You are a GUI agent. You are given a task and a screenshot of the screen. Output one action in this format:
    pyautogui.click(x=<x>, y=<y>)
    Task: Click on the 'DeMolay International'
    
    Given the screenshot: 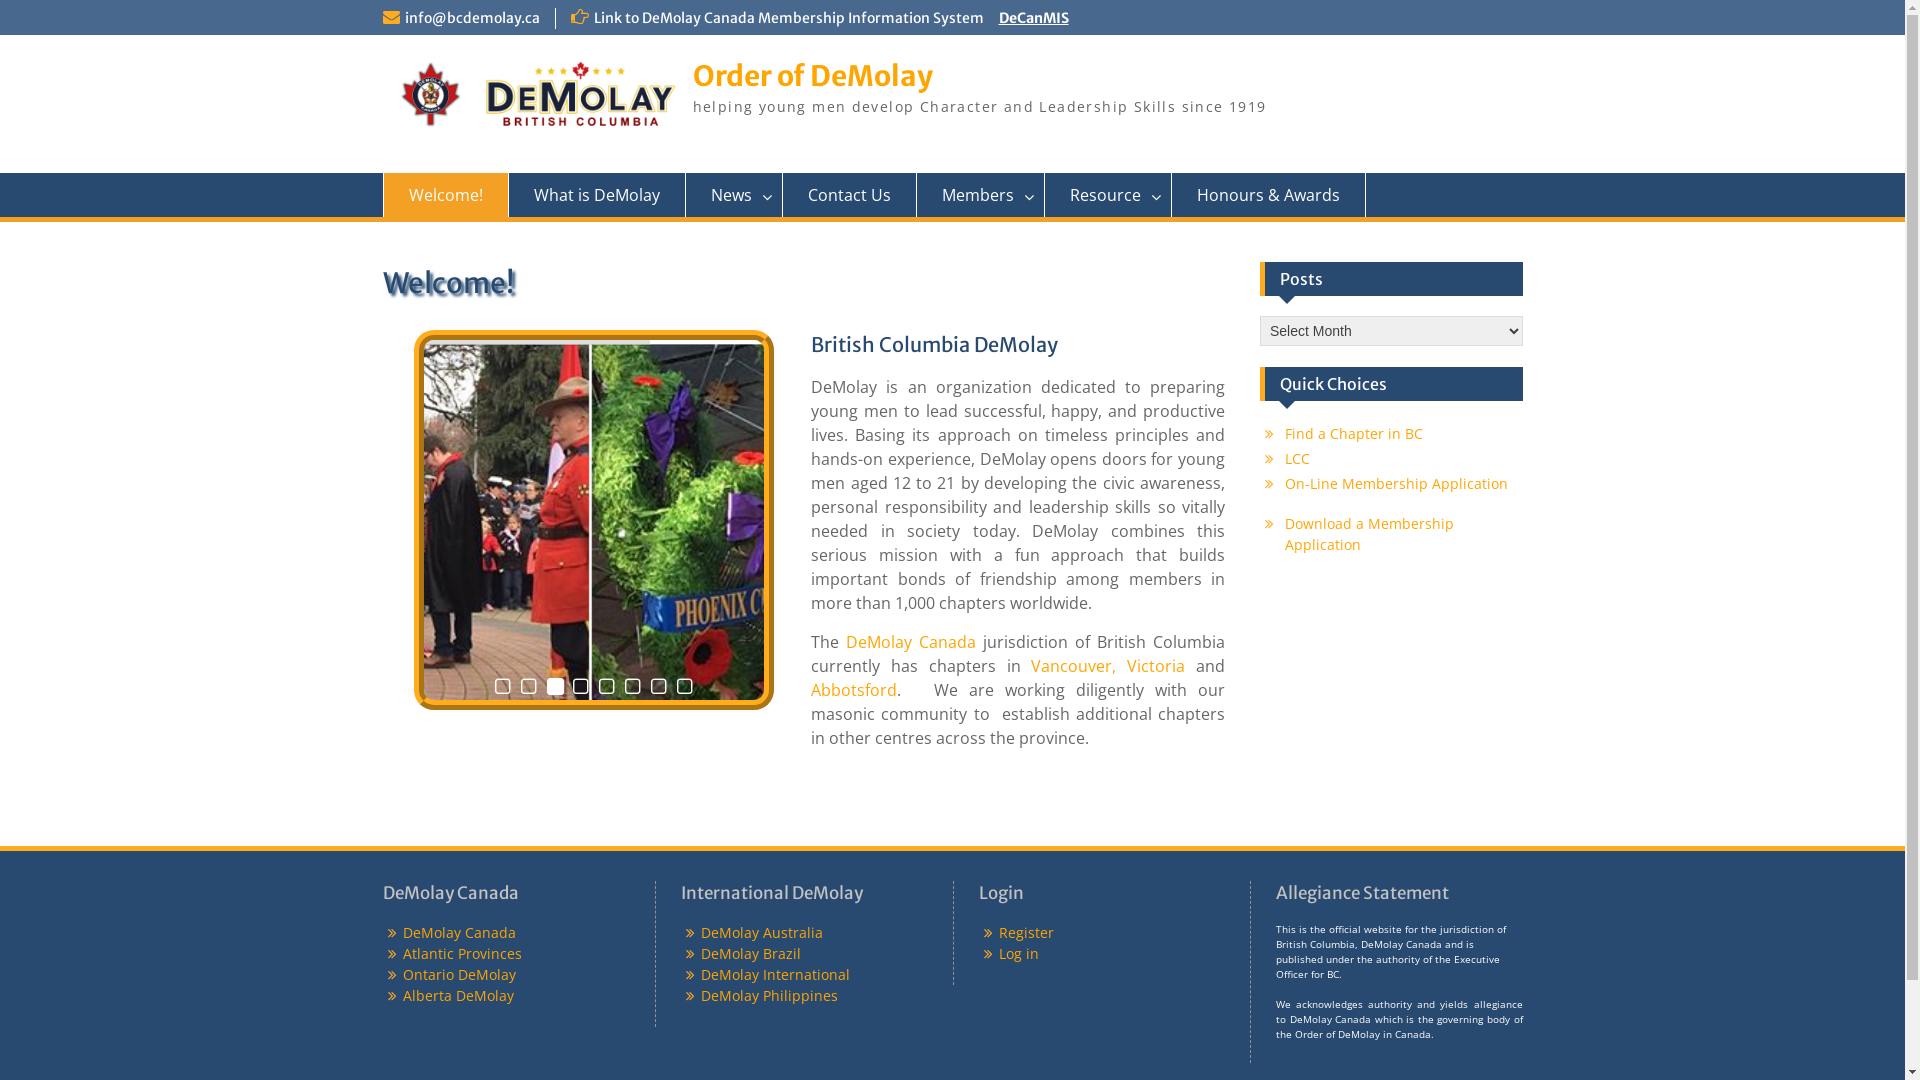 What is the action you would take?
    pyautogui.click(x=774, y=973)
    